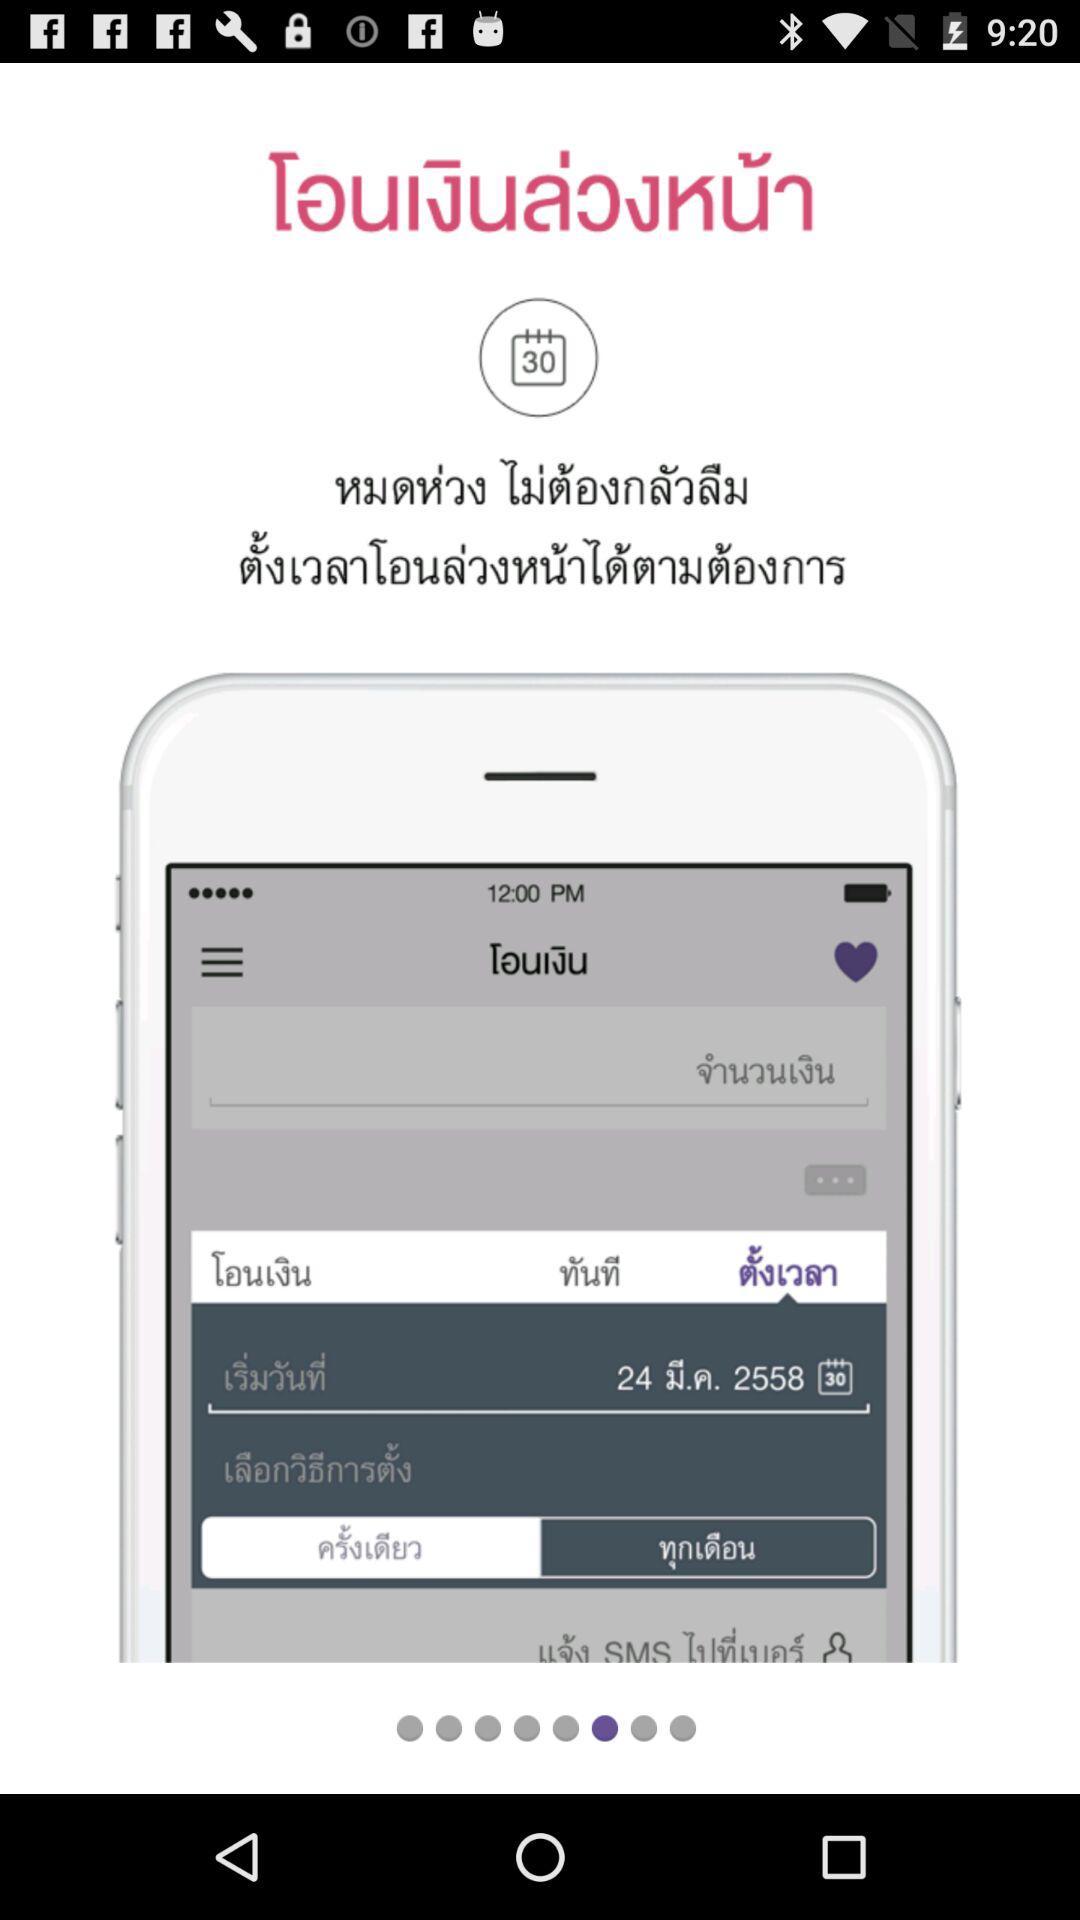 The width and height of the screenshot is (1080, 1920). What do you see at coordinates (447, 1727) in the screenshot?
I see `second page` at bounding box center [447, 1727].